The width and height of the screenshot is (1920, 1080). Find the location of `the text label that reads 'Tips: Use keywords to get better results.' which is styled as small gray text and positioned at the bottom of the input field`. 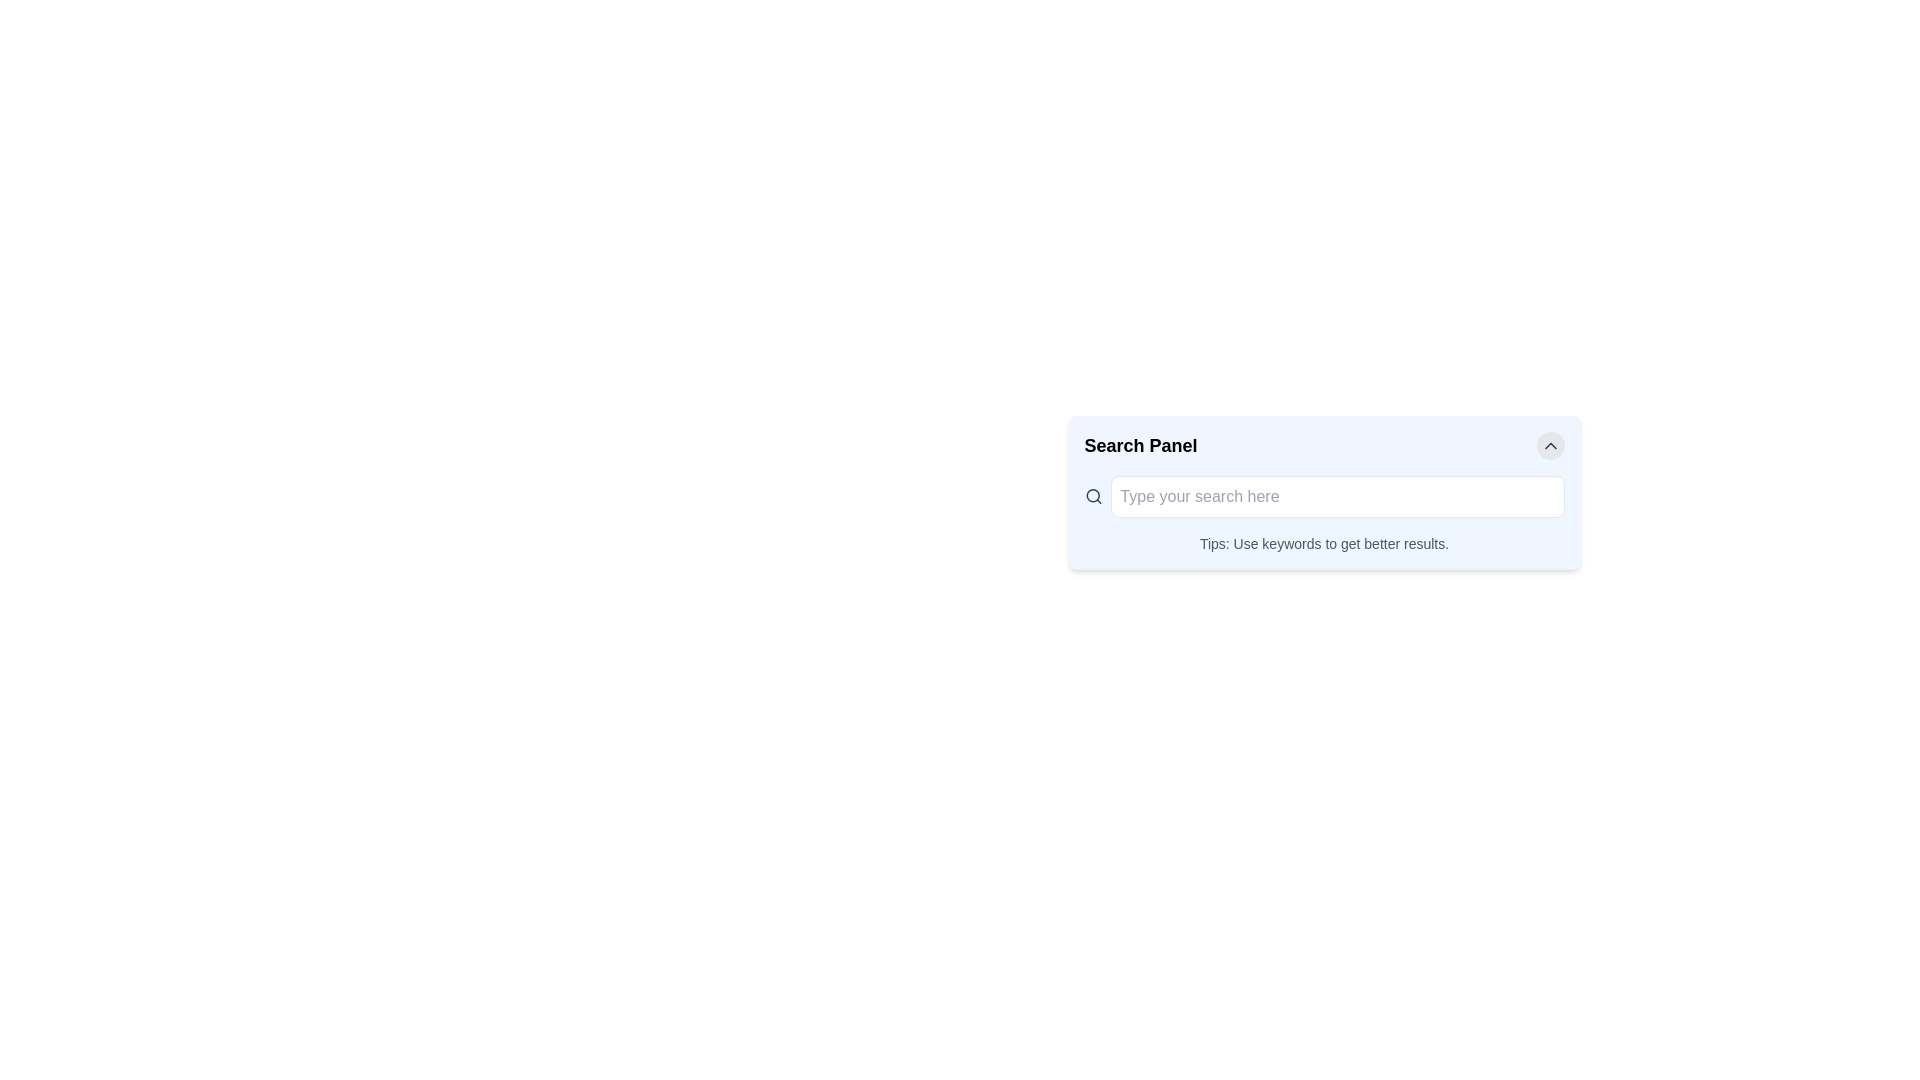

the text label that reads 'Tips: Use keywords to get better results.' which is styled as small gray text and positioned at the bottom of the input field is located at coordinates (1324, 543).